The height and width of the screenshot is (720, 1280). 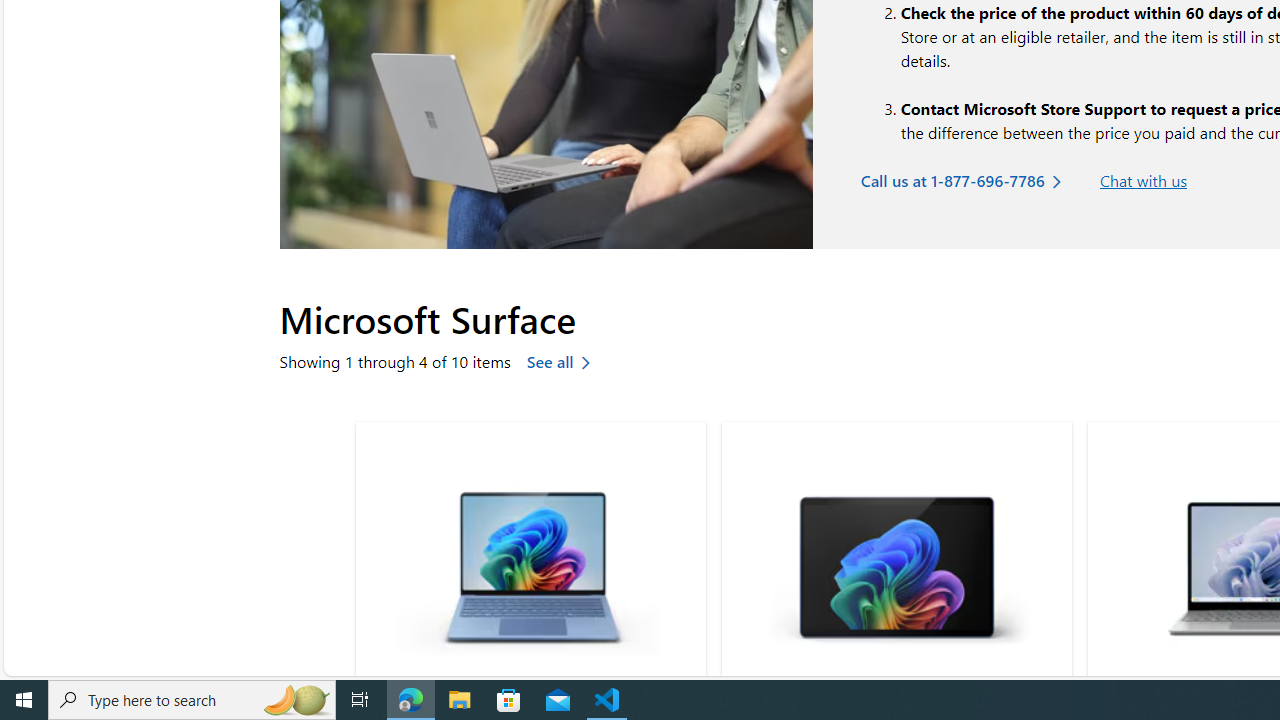 I want to click on 'Call us at 1-877-696-7786', so click(x=966, y=181).